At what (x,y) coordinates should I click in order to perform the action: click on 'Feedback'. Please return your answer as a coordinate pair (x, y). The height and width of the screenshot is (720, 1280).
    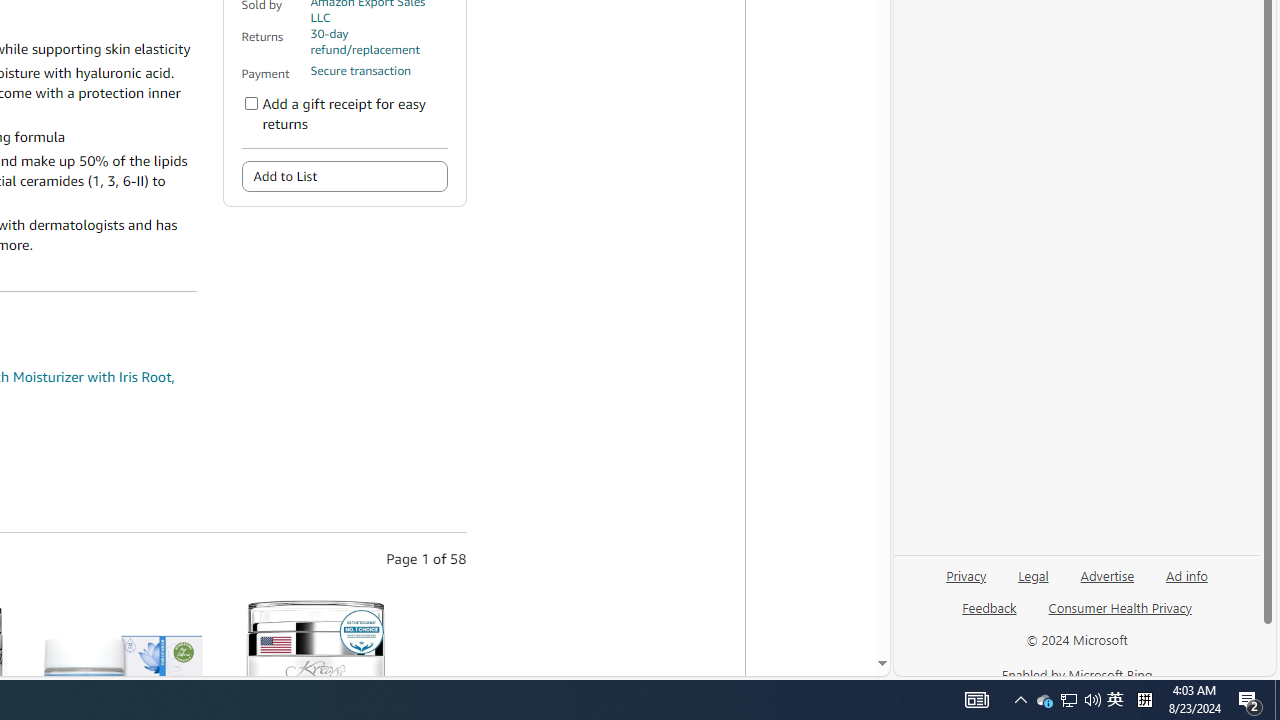
    Looking at the image, I should click on (990, 606).